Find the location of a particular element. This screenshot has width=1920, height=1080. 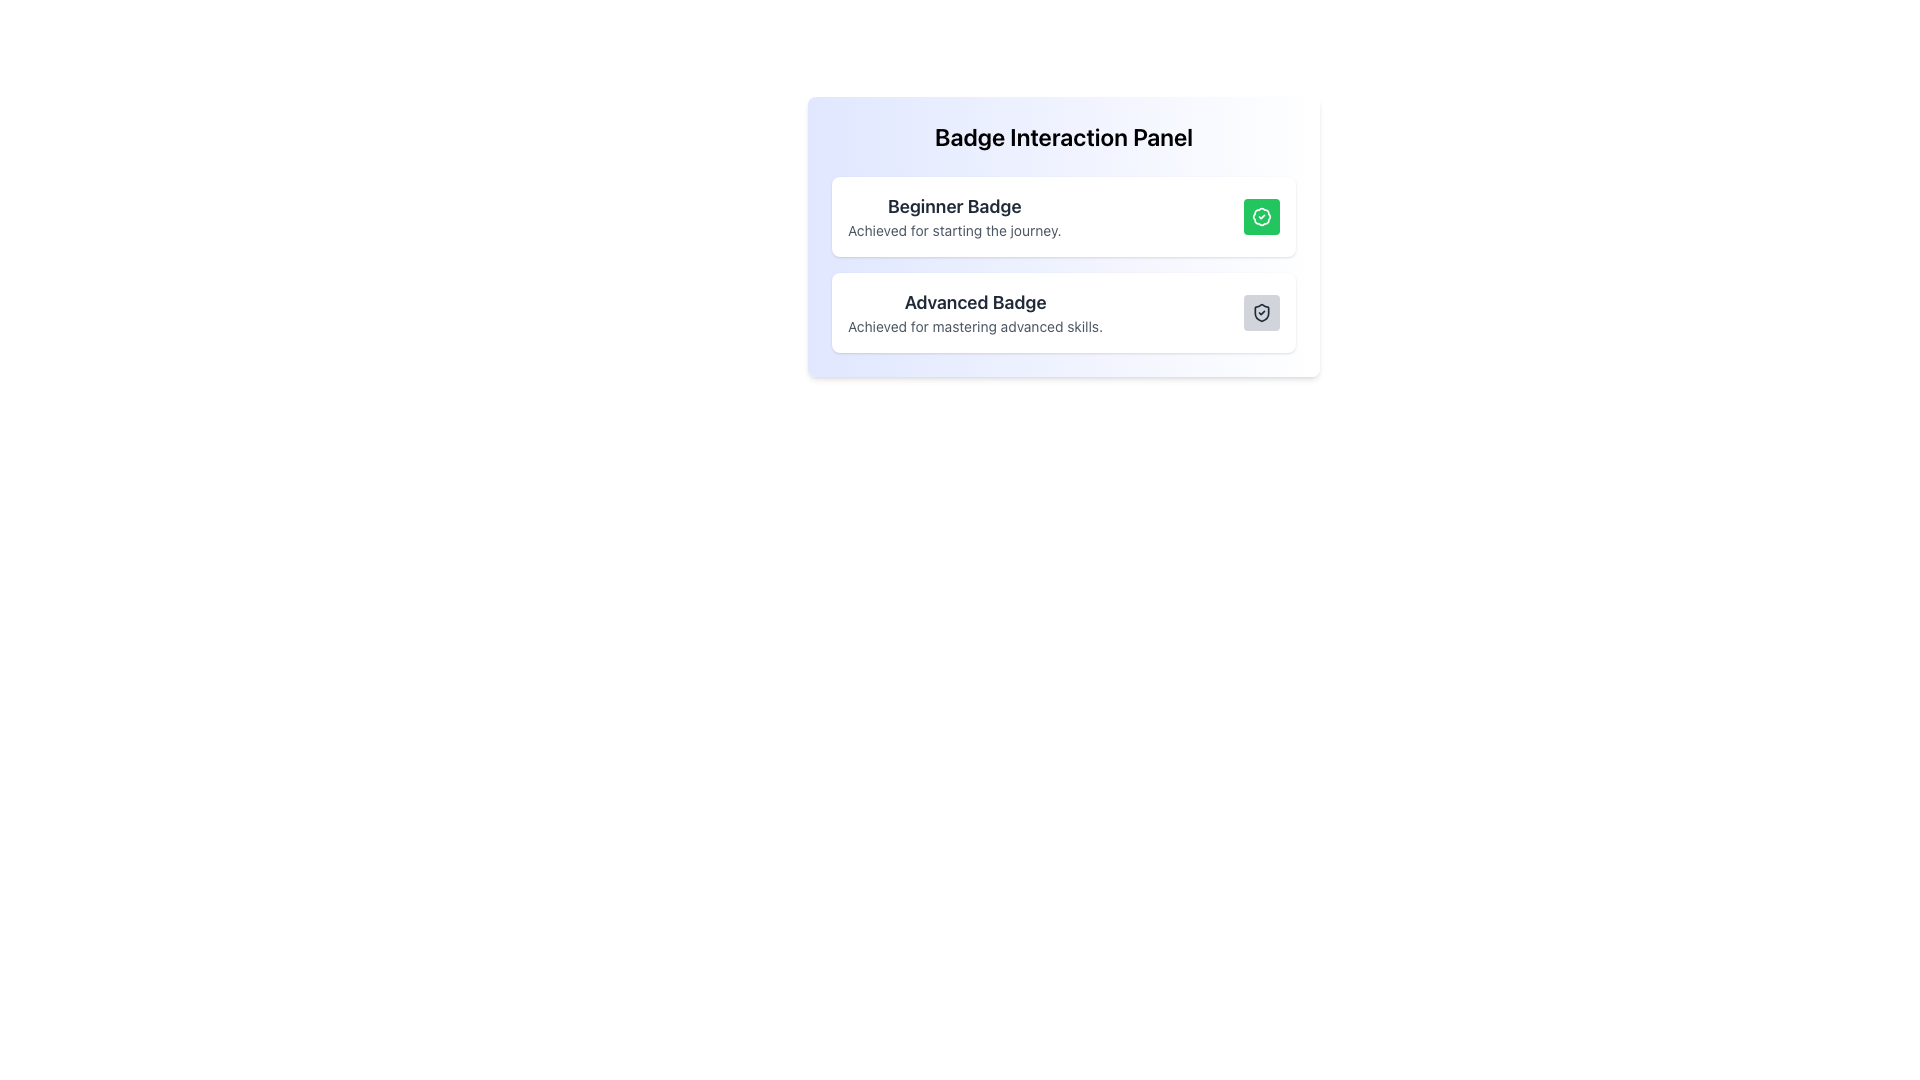

the static text label that displays 'Achieved for mastering advanced skills.' located below the 'Advanced Badge' label in the 'Badge Interaction Panel.' is located at coordinates (975, 326).